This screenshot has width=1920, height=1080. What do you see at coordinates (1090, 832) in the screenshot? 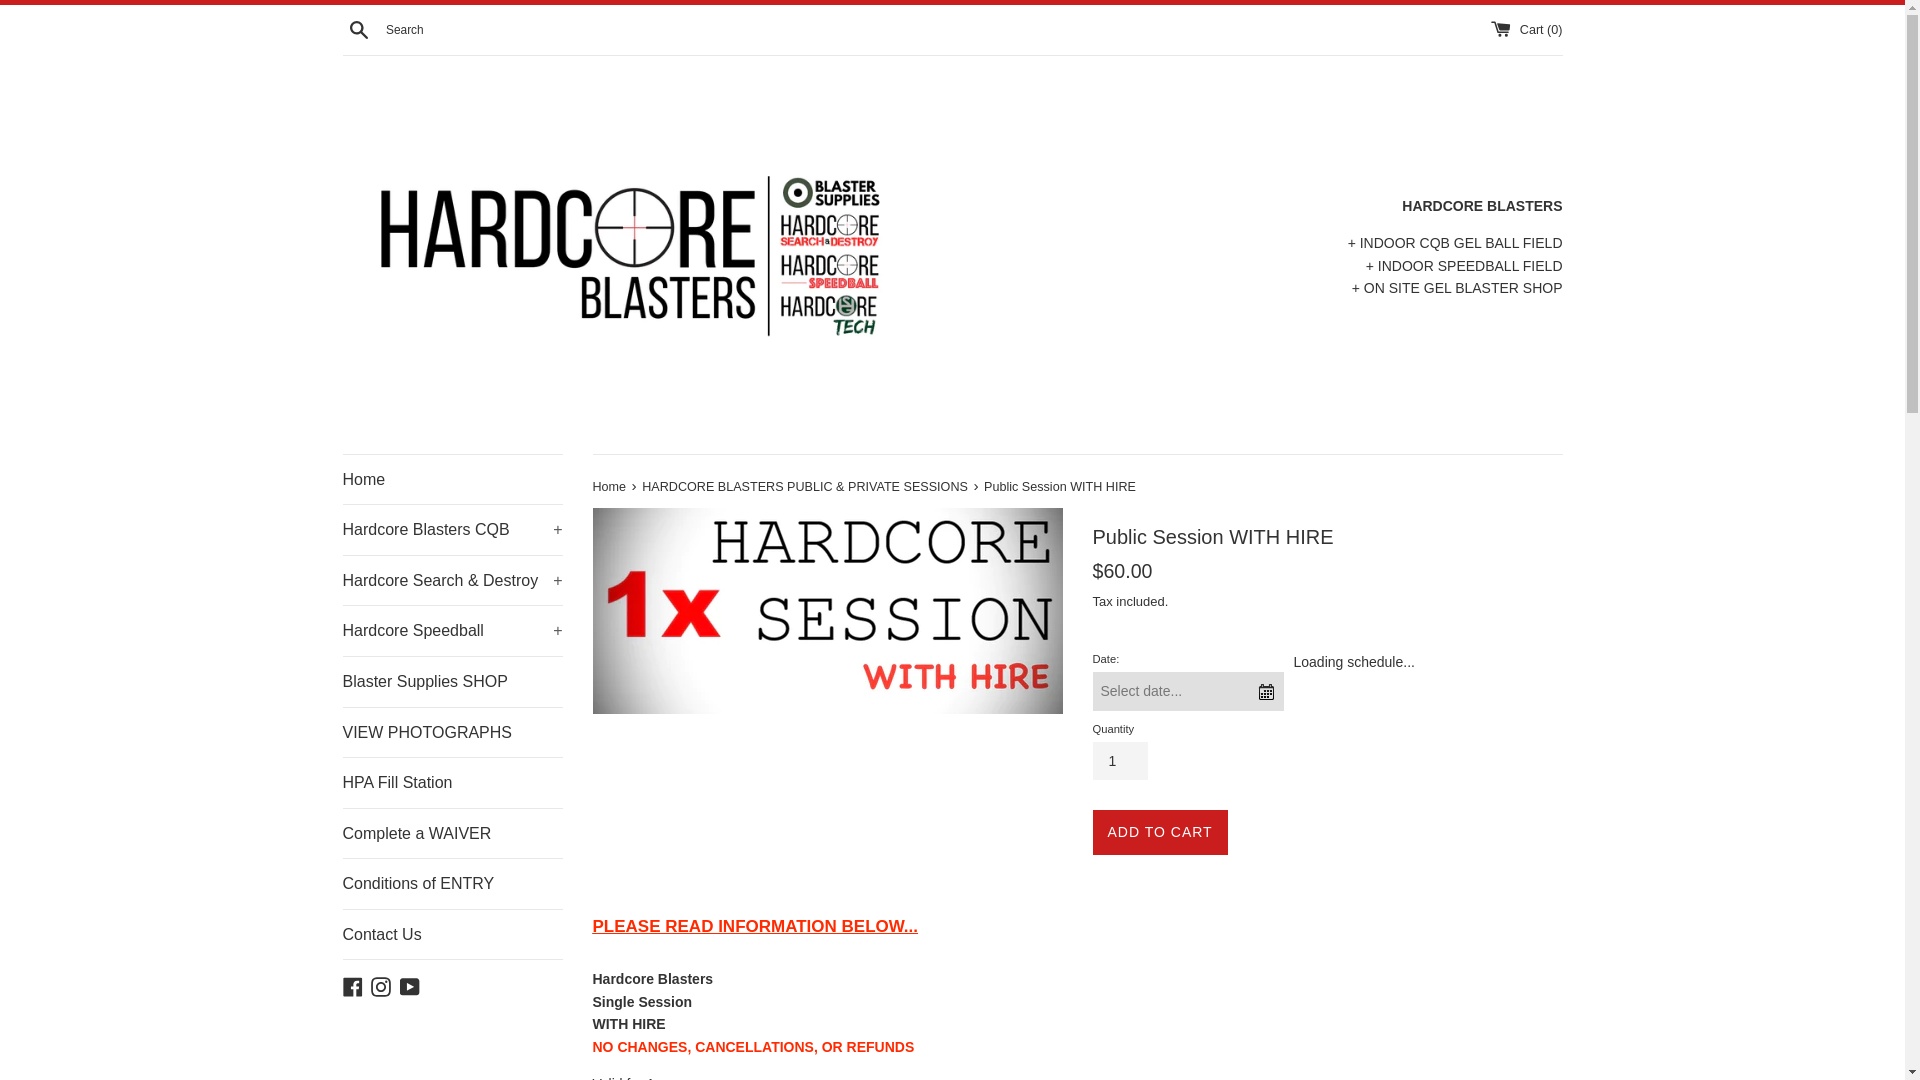
I see `'ADD TO CART'` at bounding box center [1090, 832].